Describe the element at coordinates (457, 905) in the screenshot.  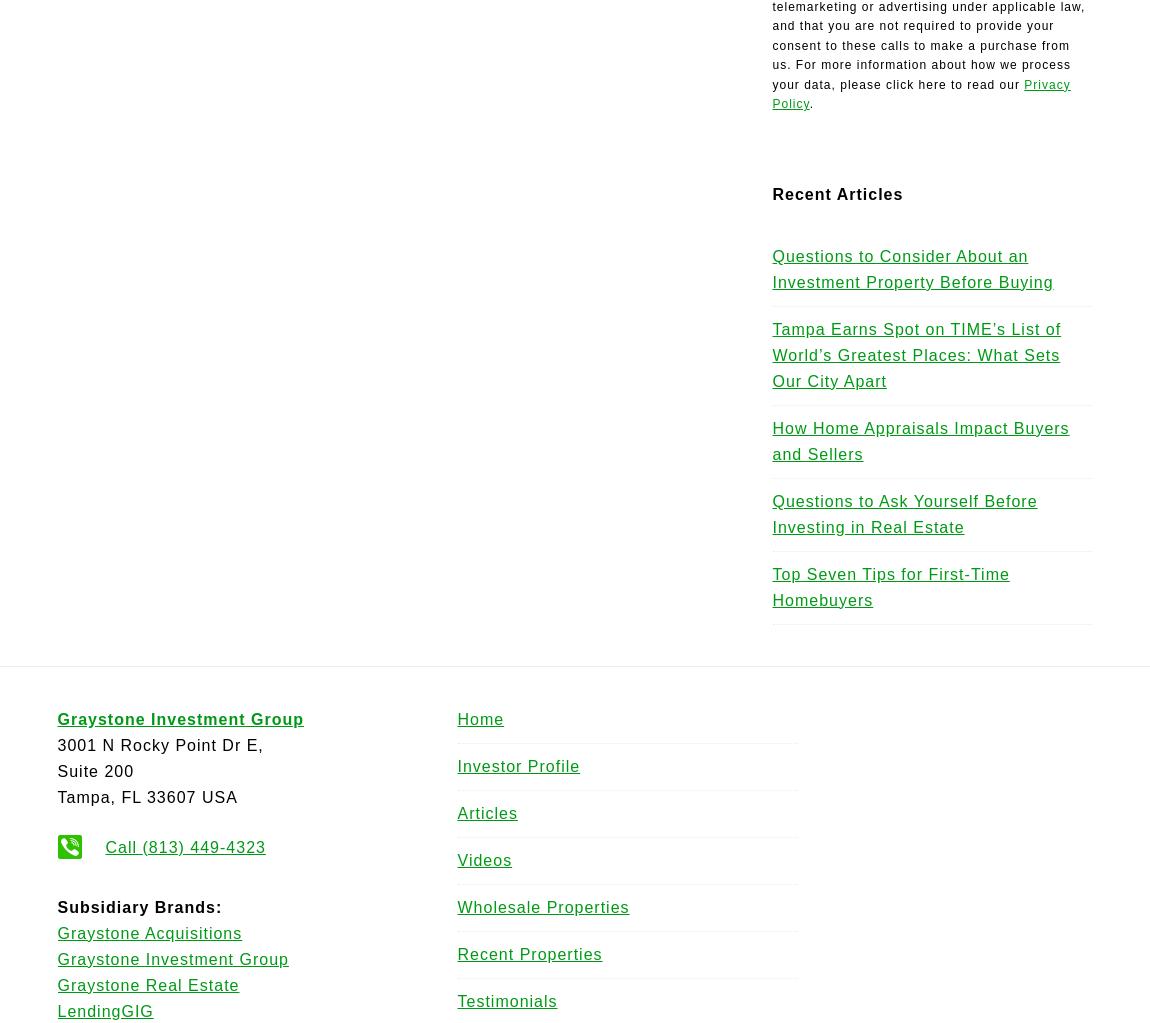
I see `'Wholesale Properties'` at that location.